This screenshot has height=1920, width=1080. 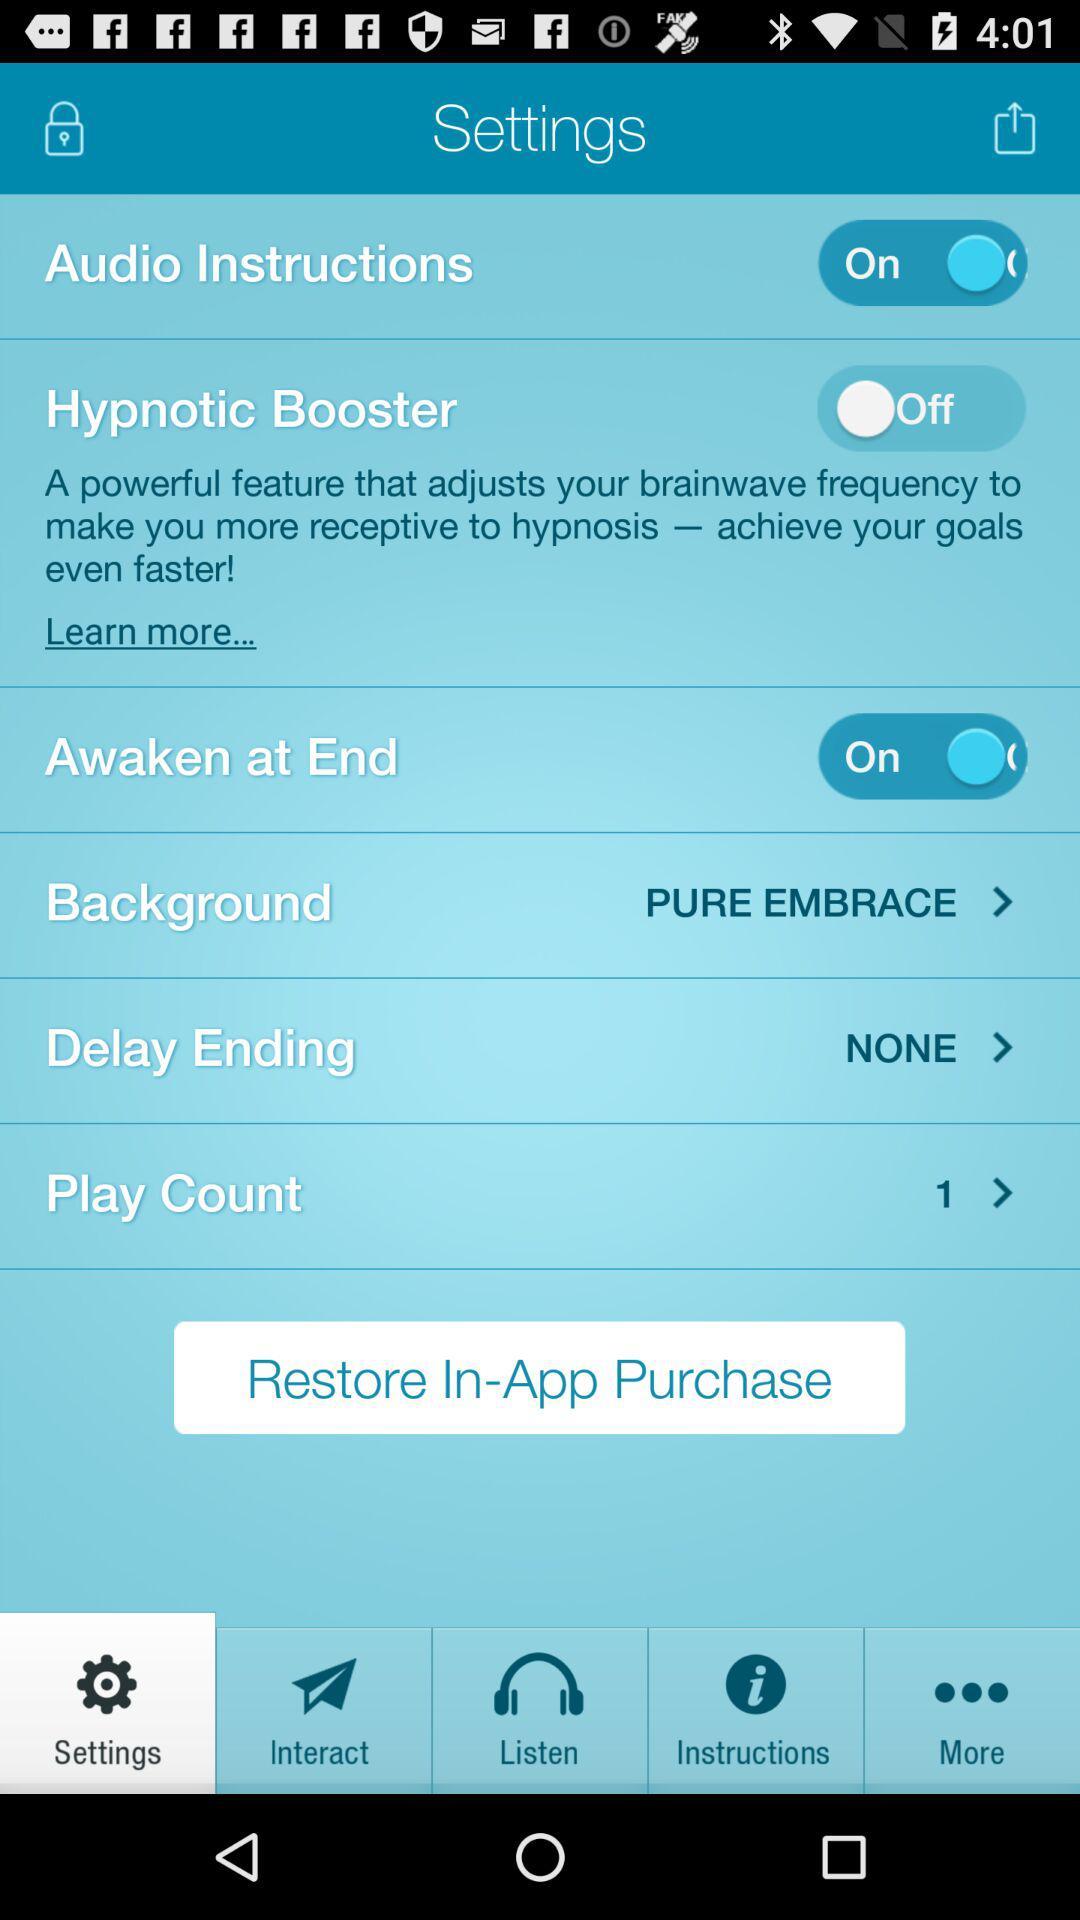 What do you see at coordinates (1015, 136) in the screenshot?
I see `the launch icon` at bounding box center [1015, 136].